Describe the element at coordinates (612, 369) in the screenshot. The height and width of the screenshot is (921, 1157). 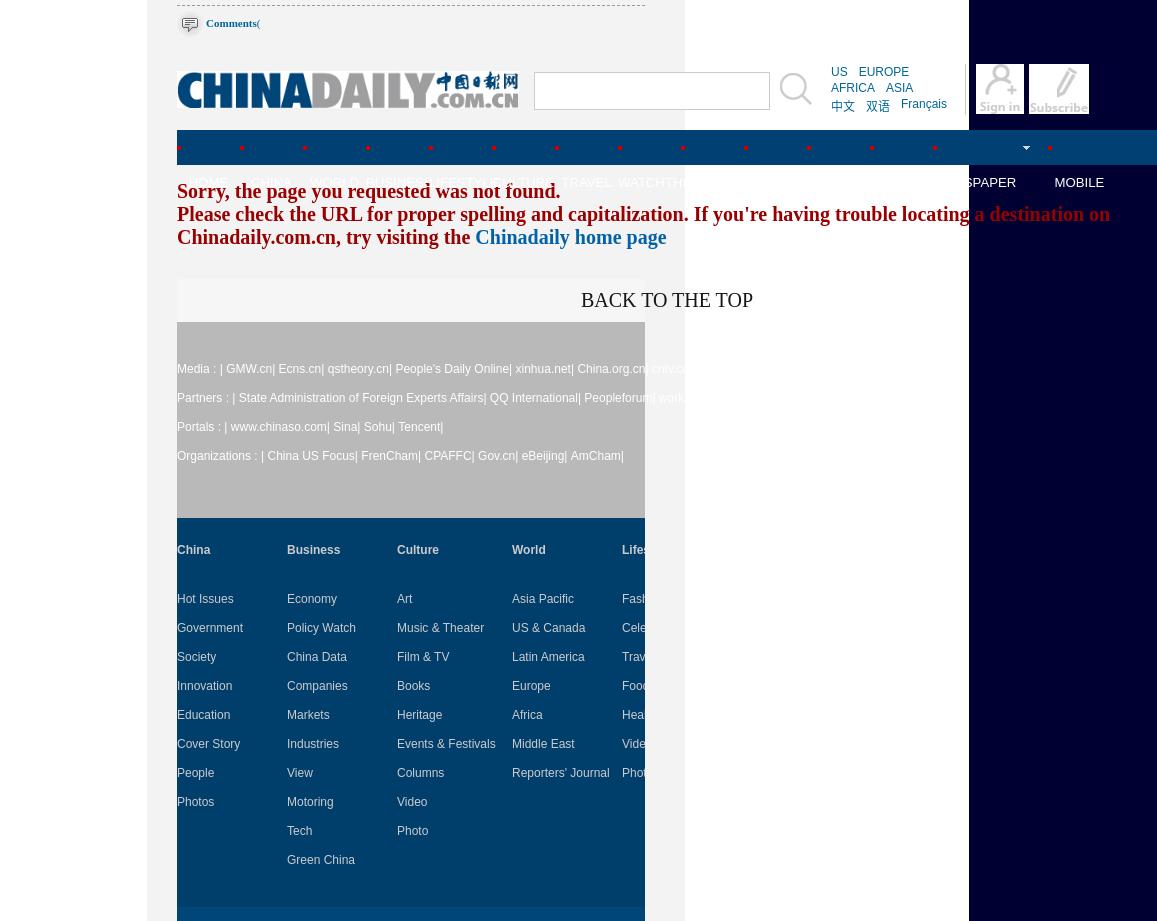
I see `'China.org.cn|'` at that location.